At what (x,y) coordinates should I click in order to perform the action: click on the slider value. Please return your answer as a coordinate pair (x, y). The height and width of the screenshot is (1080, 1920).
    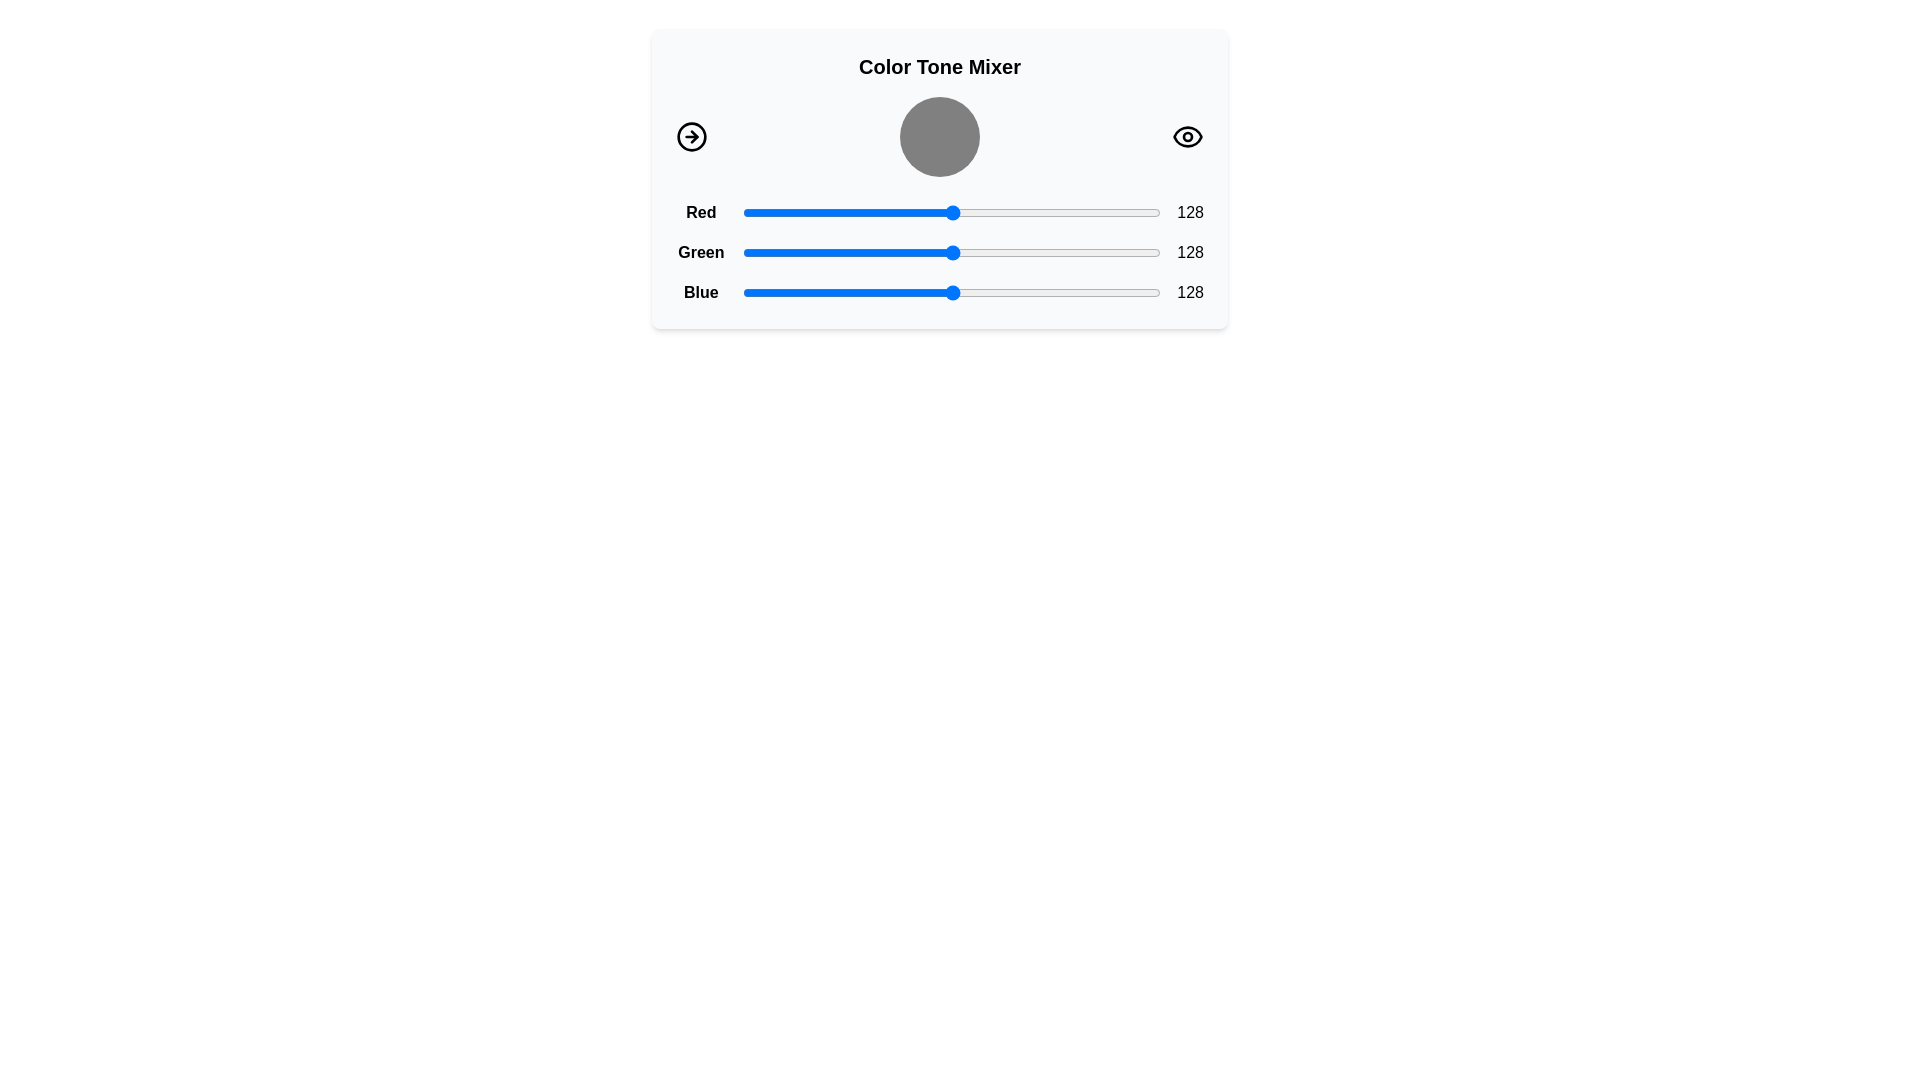
    Looking at the image, I should click on (1026, 293).